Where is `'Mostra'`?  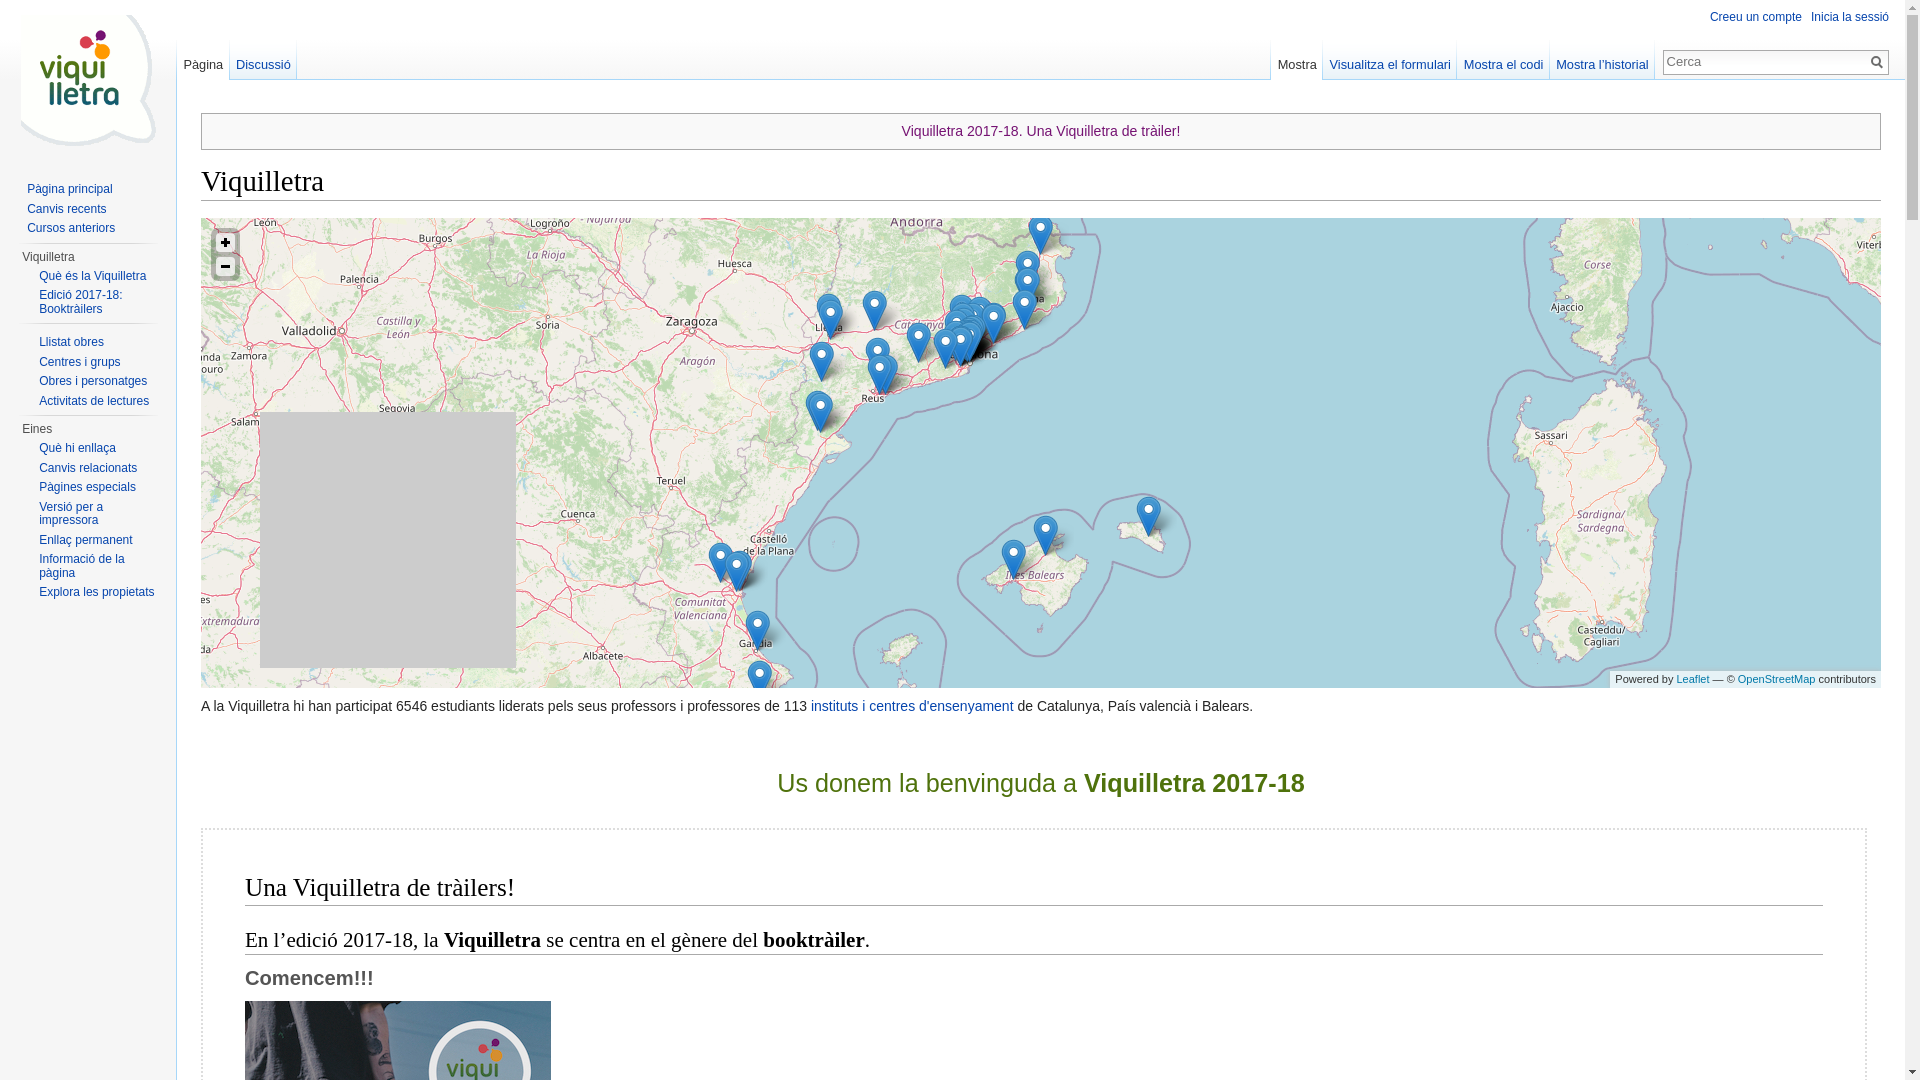 'Mostra' is located at coordinates (1270, 59).